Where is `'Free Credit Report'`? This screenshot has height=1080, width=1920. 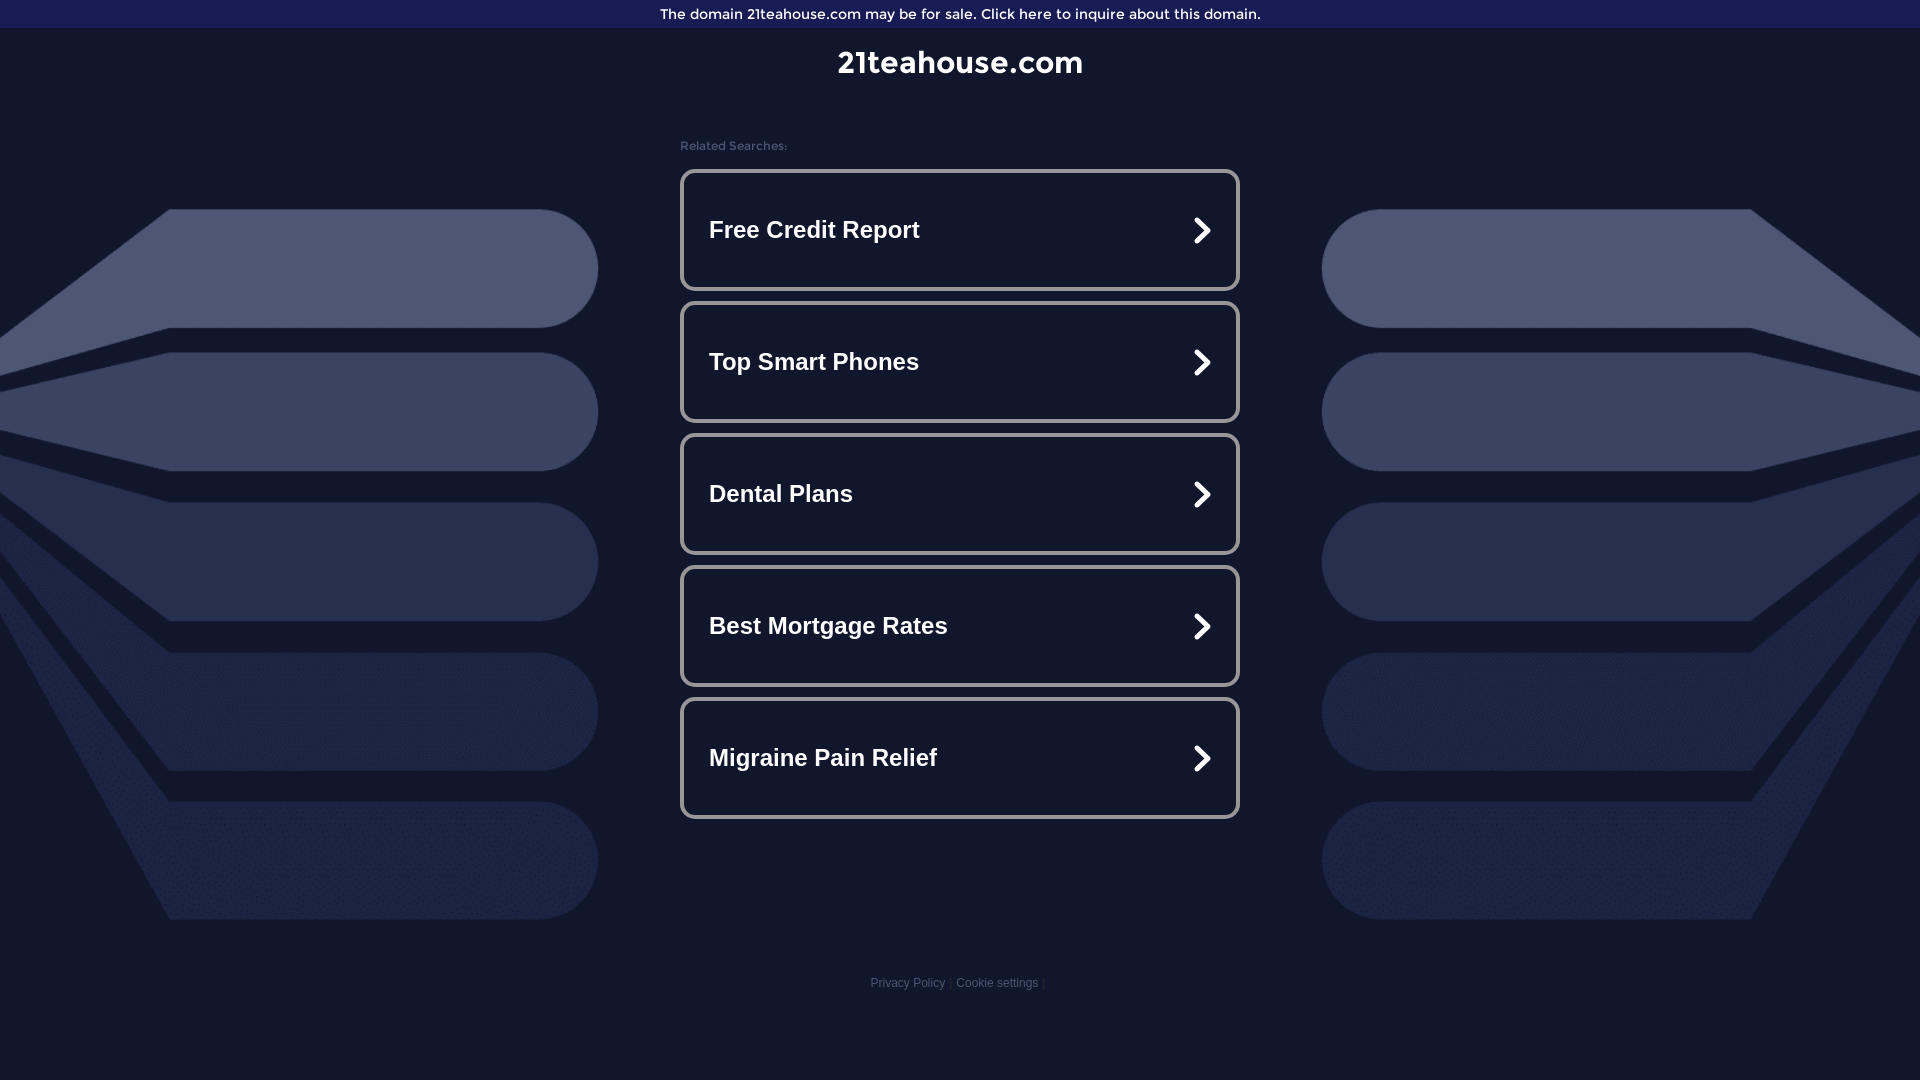
'Free Credit Report' is located at coordinates (960, 229).